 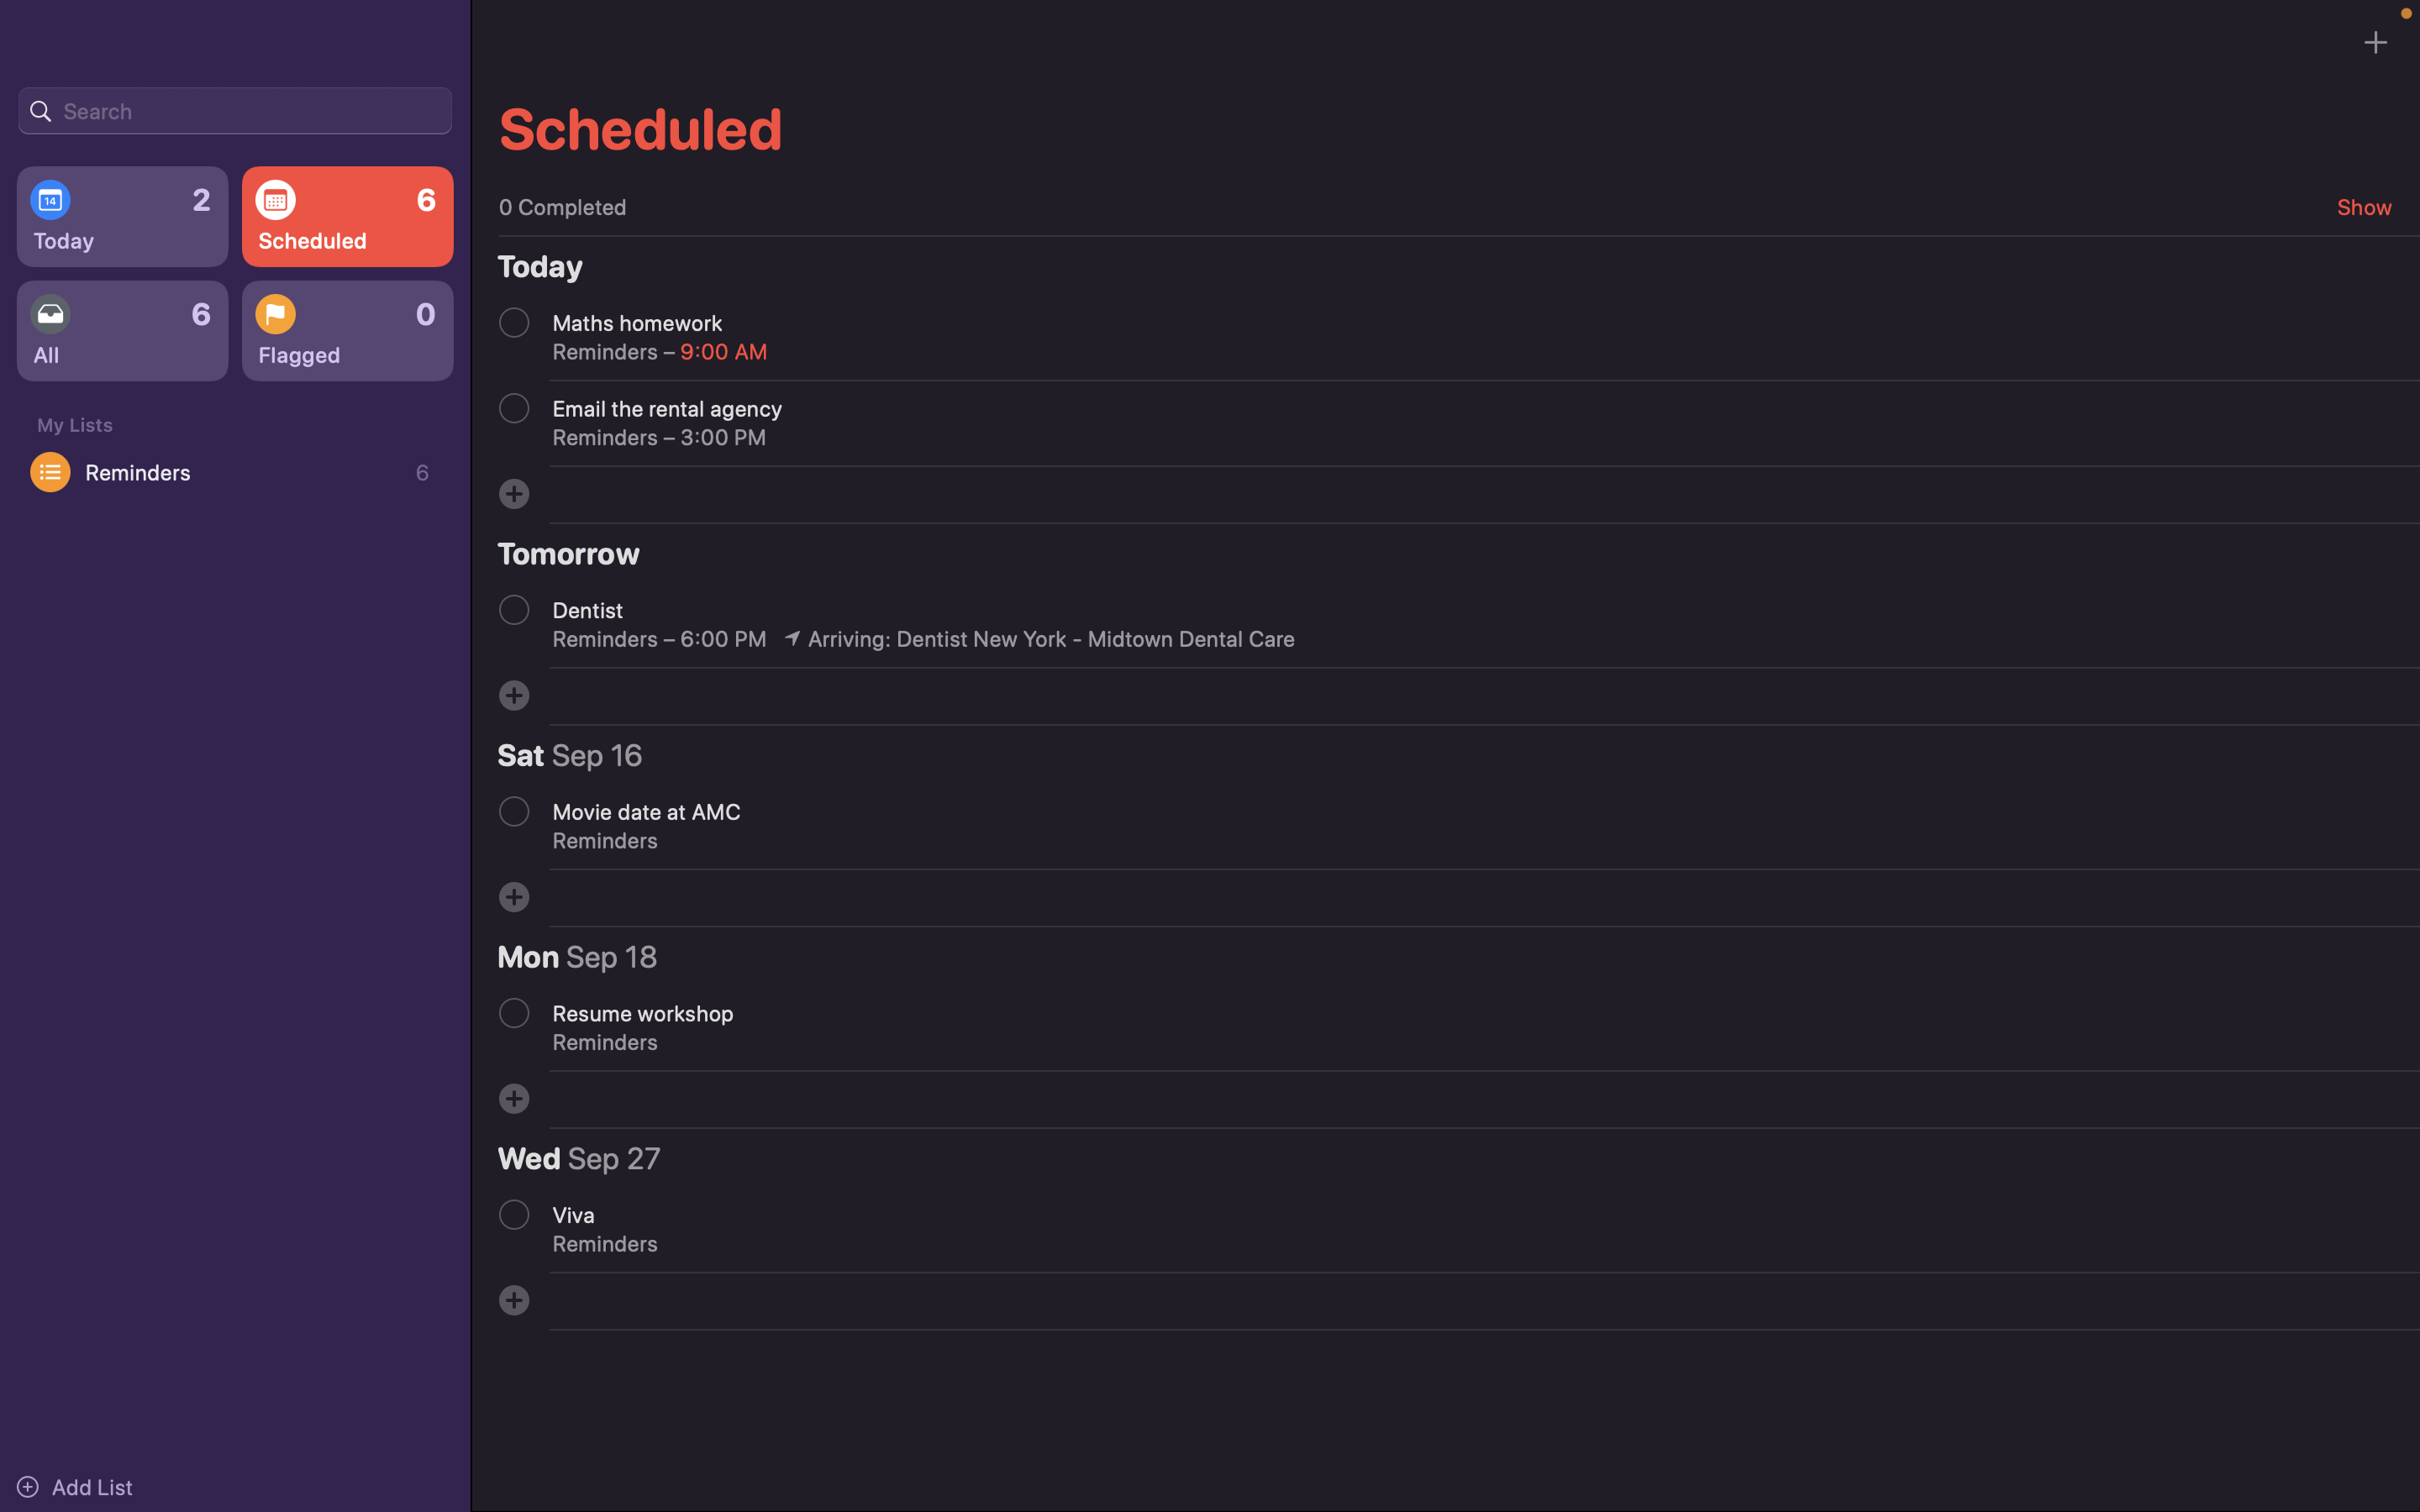 What do you see at coordinates (234, 108) in the screenshot?
I see `Search for event related to meetings` at bounding box center [234, 108].